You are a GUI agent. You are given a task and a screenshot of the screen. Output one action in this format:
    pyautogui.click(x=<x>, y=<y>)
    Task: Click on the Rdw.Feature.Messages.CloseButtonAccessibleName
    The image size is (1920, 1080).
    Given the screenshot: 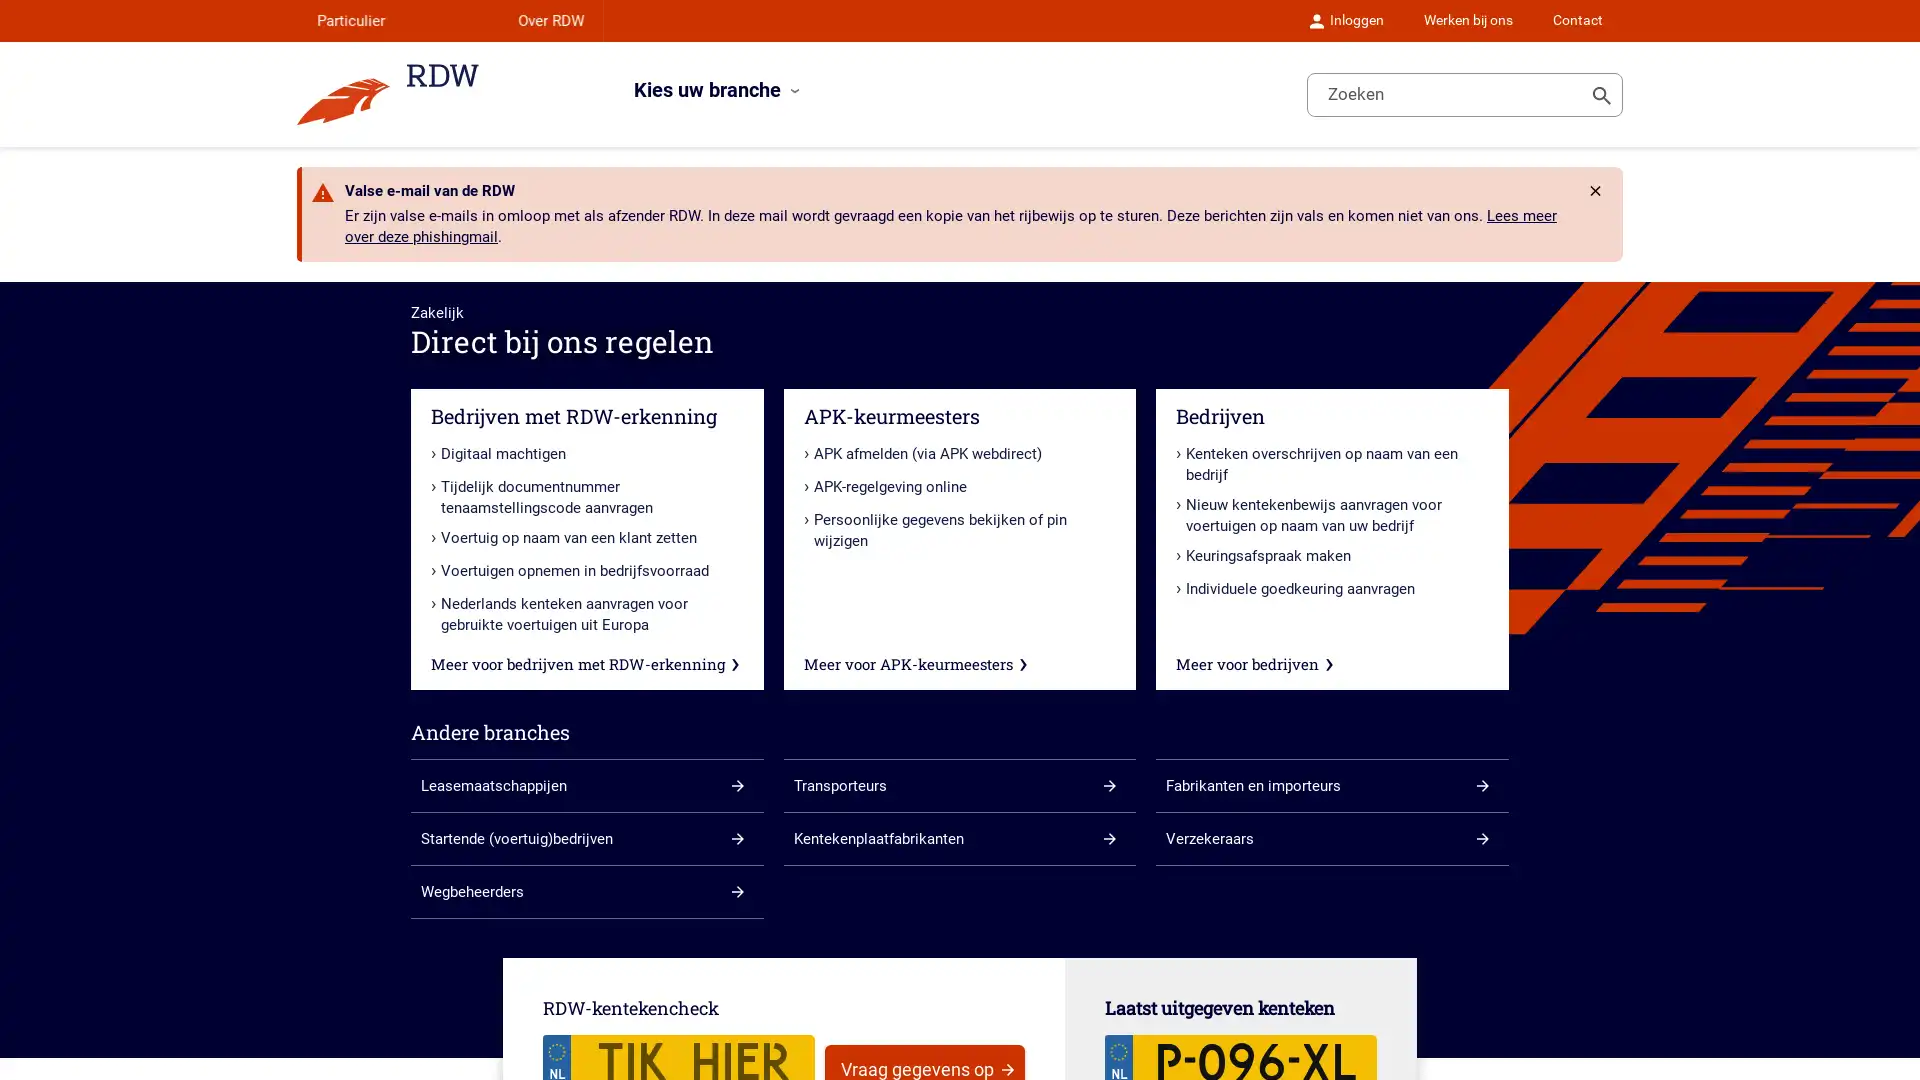 What is the action you would take?
    pyautogui.click(x=1594, y=191)
    